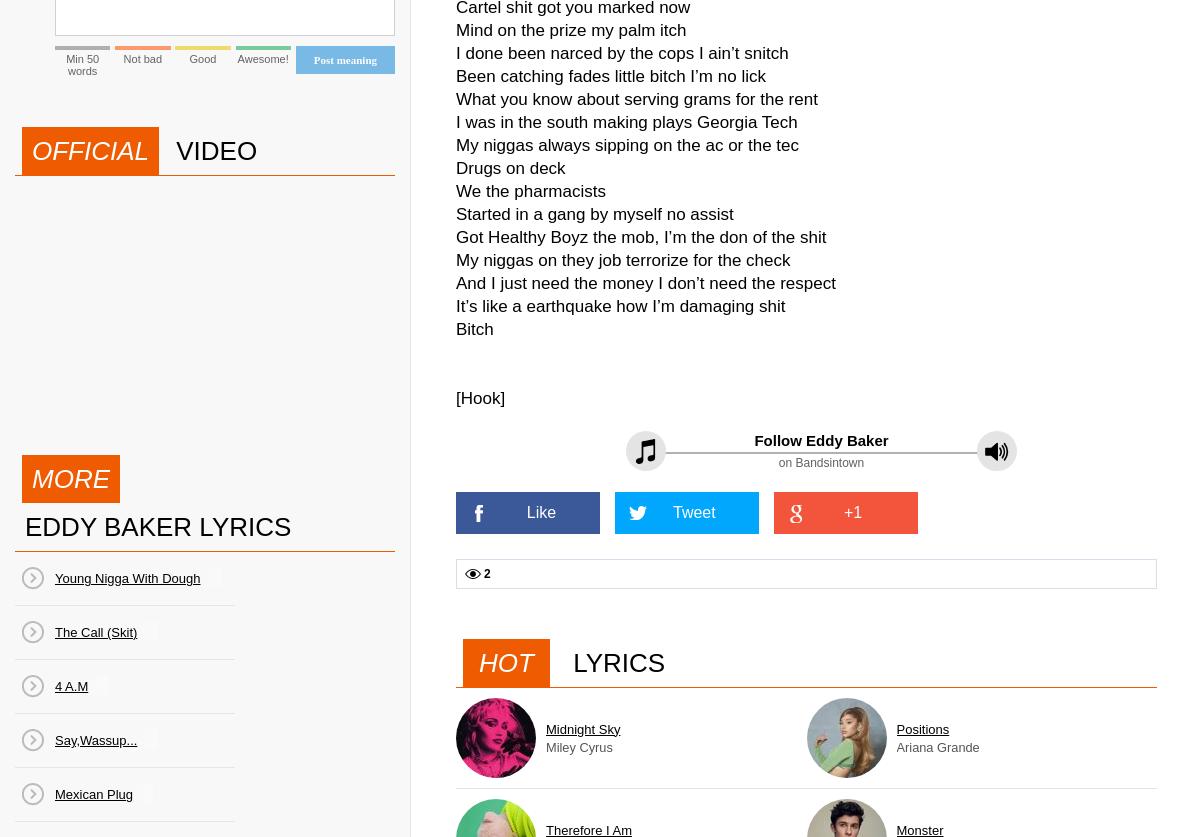 The height and width of the screenshot is (837, 1182). What do you see at coordinates (483, 574) in the screenshot?
I see `'2'` at bounding box center [483, 574].